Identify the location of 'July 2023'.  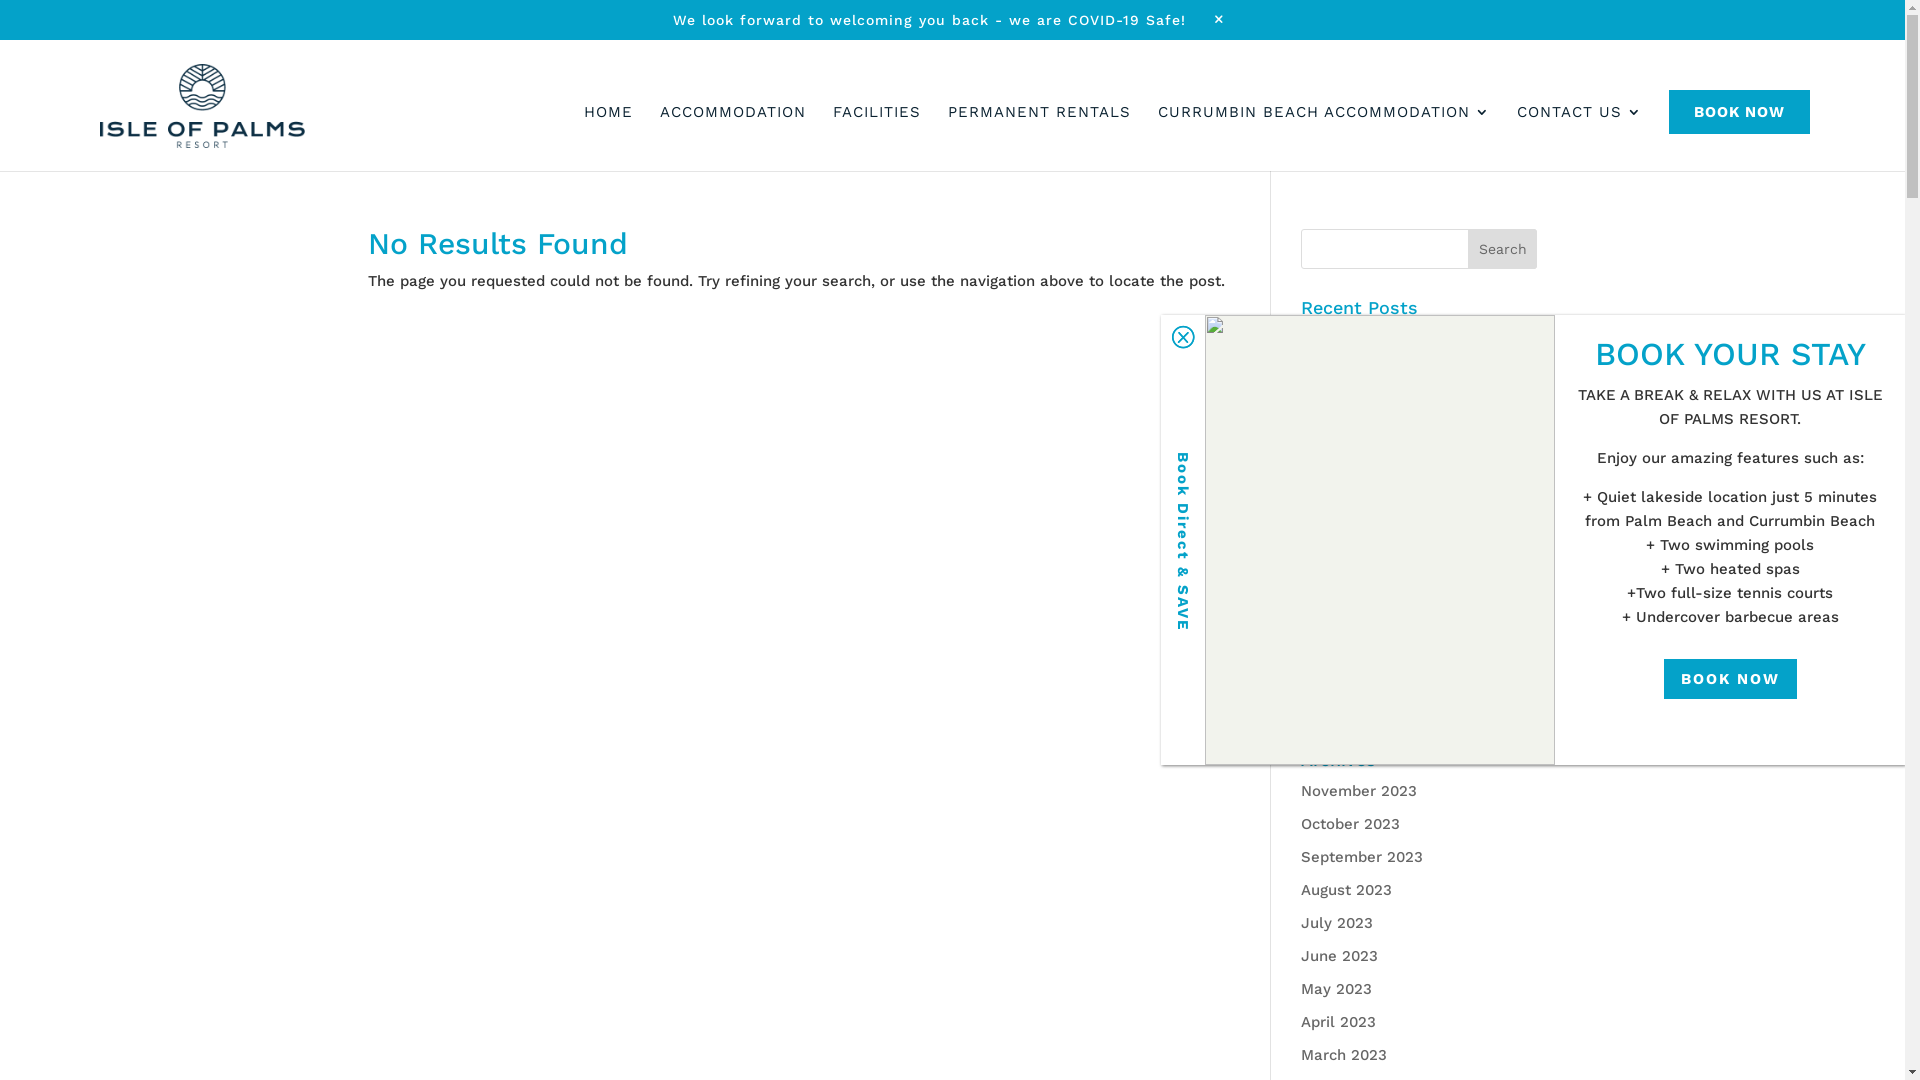
(1300, 922).